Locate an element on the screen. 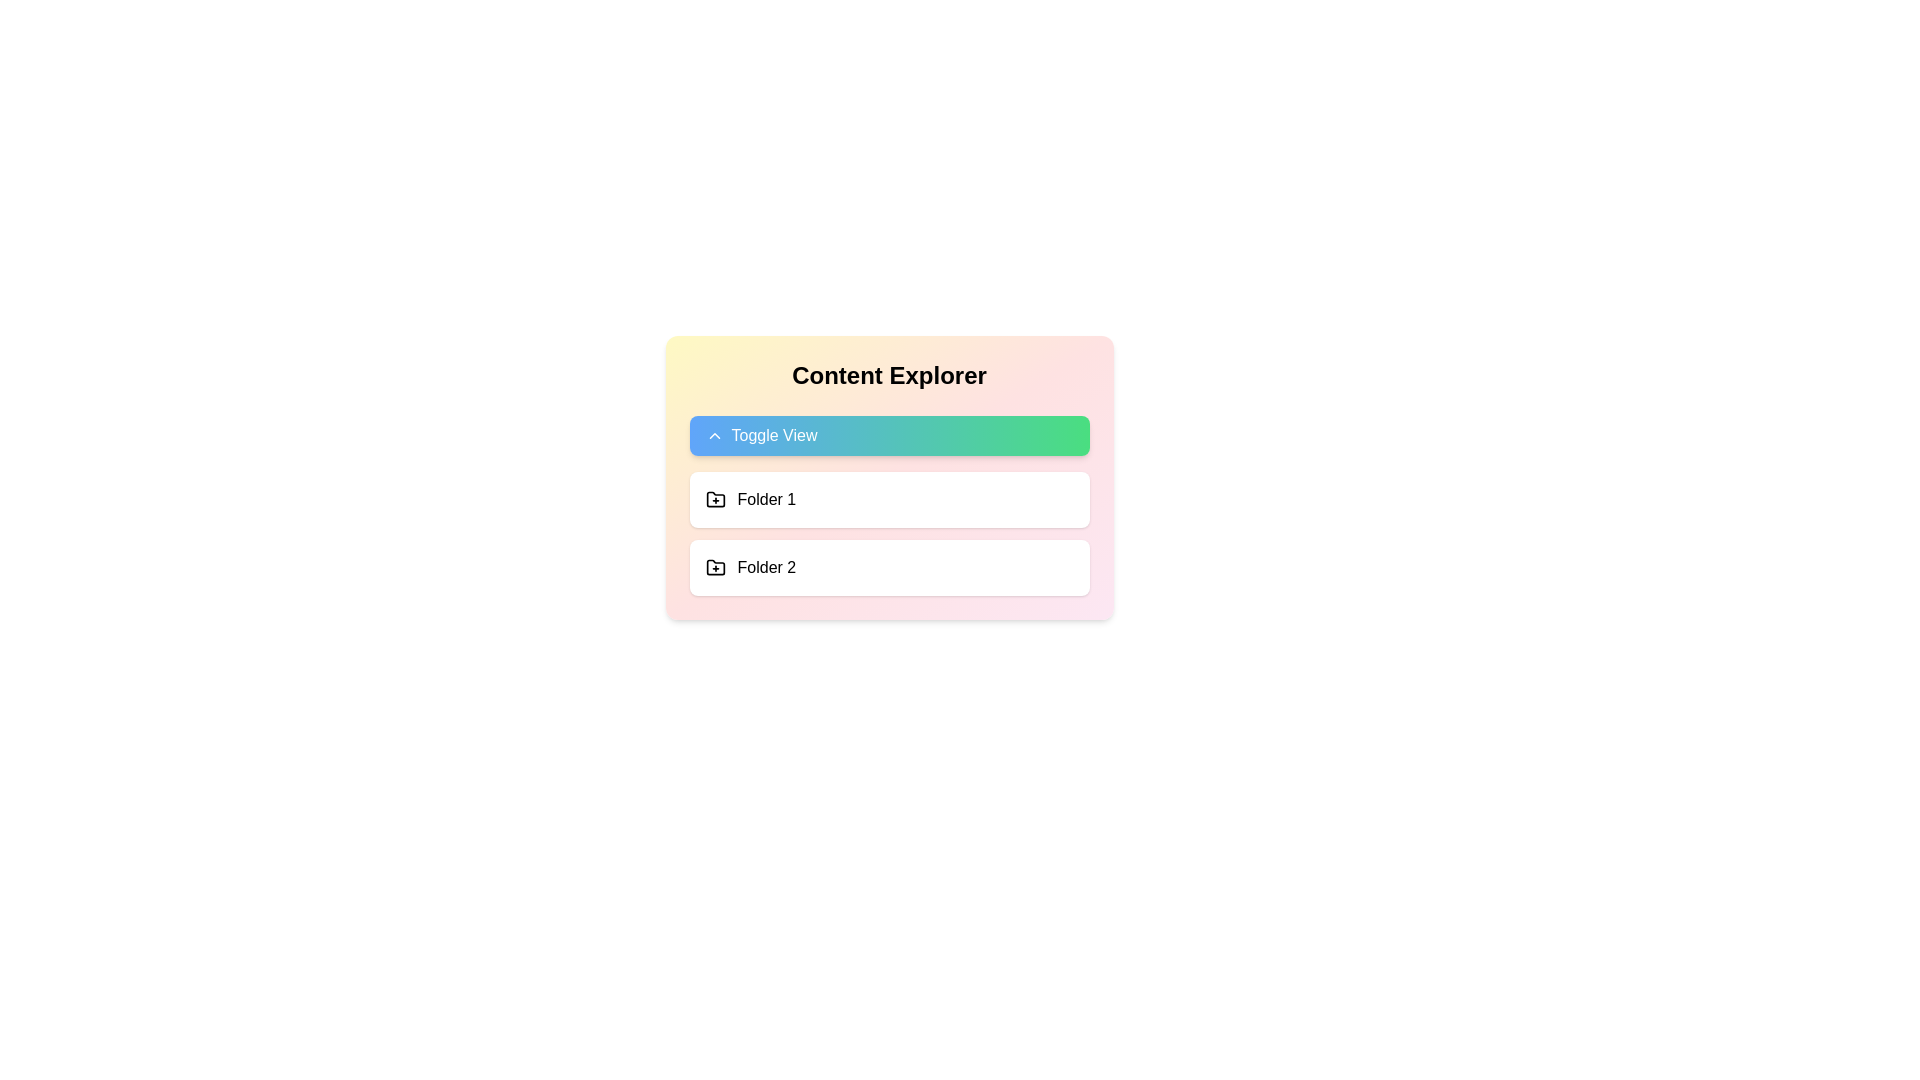 Image resolution: width=1920 pixels, height=1080 pixels. the static text label displaying 'Folder 1', which is styled in bold and located to the right of a folder icon with a '+' sign in a vertical folder listing is located at coordinates (765, 499).